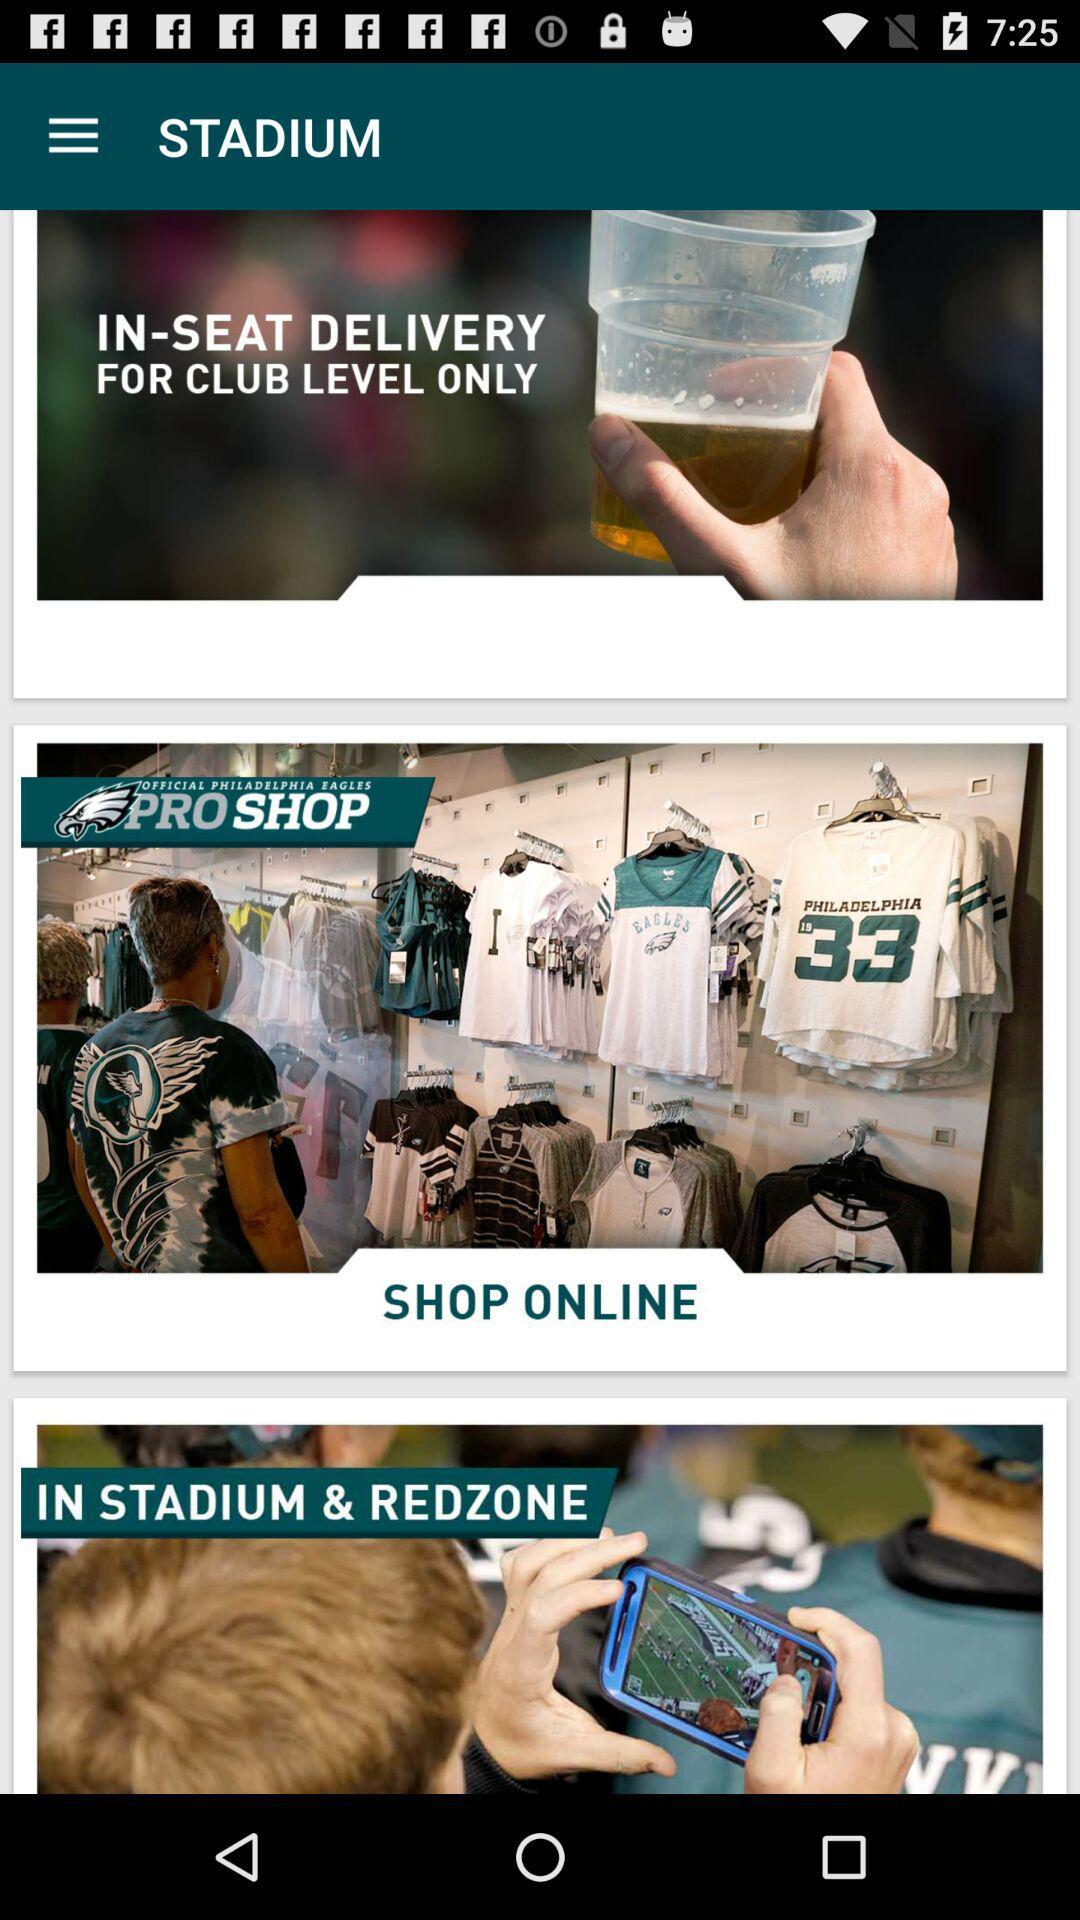 This screenshot has width=1080, height=1920. Describe the element at coordinates (72, 135) in the screenshot. I see `the app to the left of stadium item` at that location.